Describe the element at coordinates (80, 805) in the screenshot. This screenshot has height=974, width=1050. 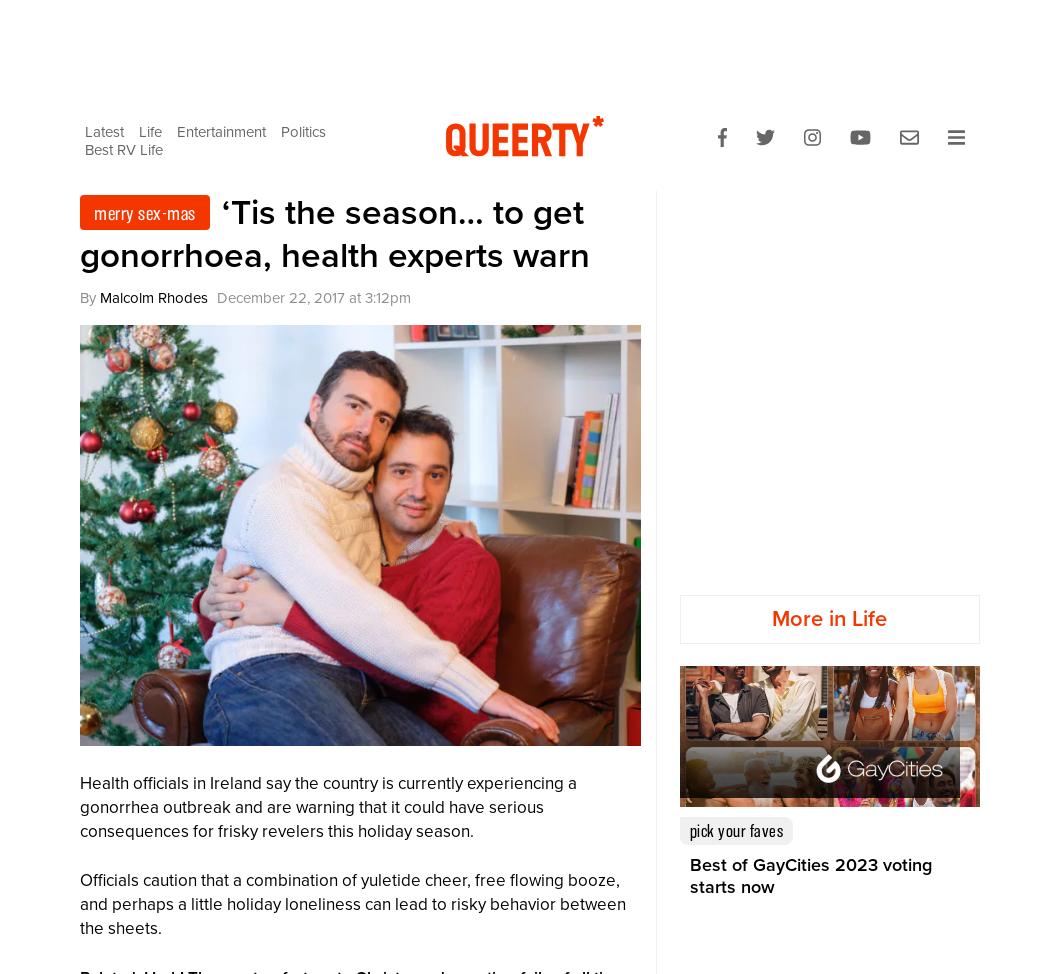
I see `'Health officials in Ireland say the country is currently experiencing a gonorrhea outbreak and are warning that it could have serious consequences for frisky revelers this holiday season.'` at that location.